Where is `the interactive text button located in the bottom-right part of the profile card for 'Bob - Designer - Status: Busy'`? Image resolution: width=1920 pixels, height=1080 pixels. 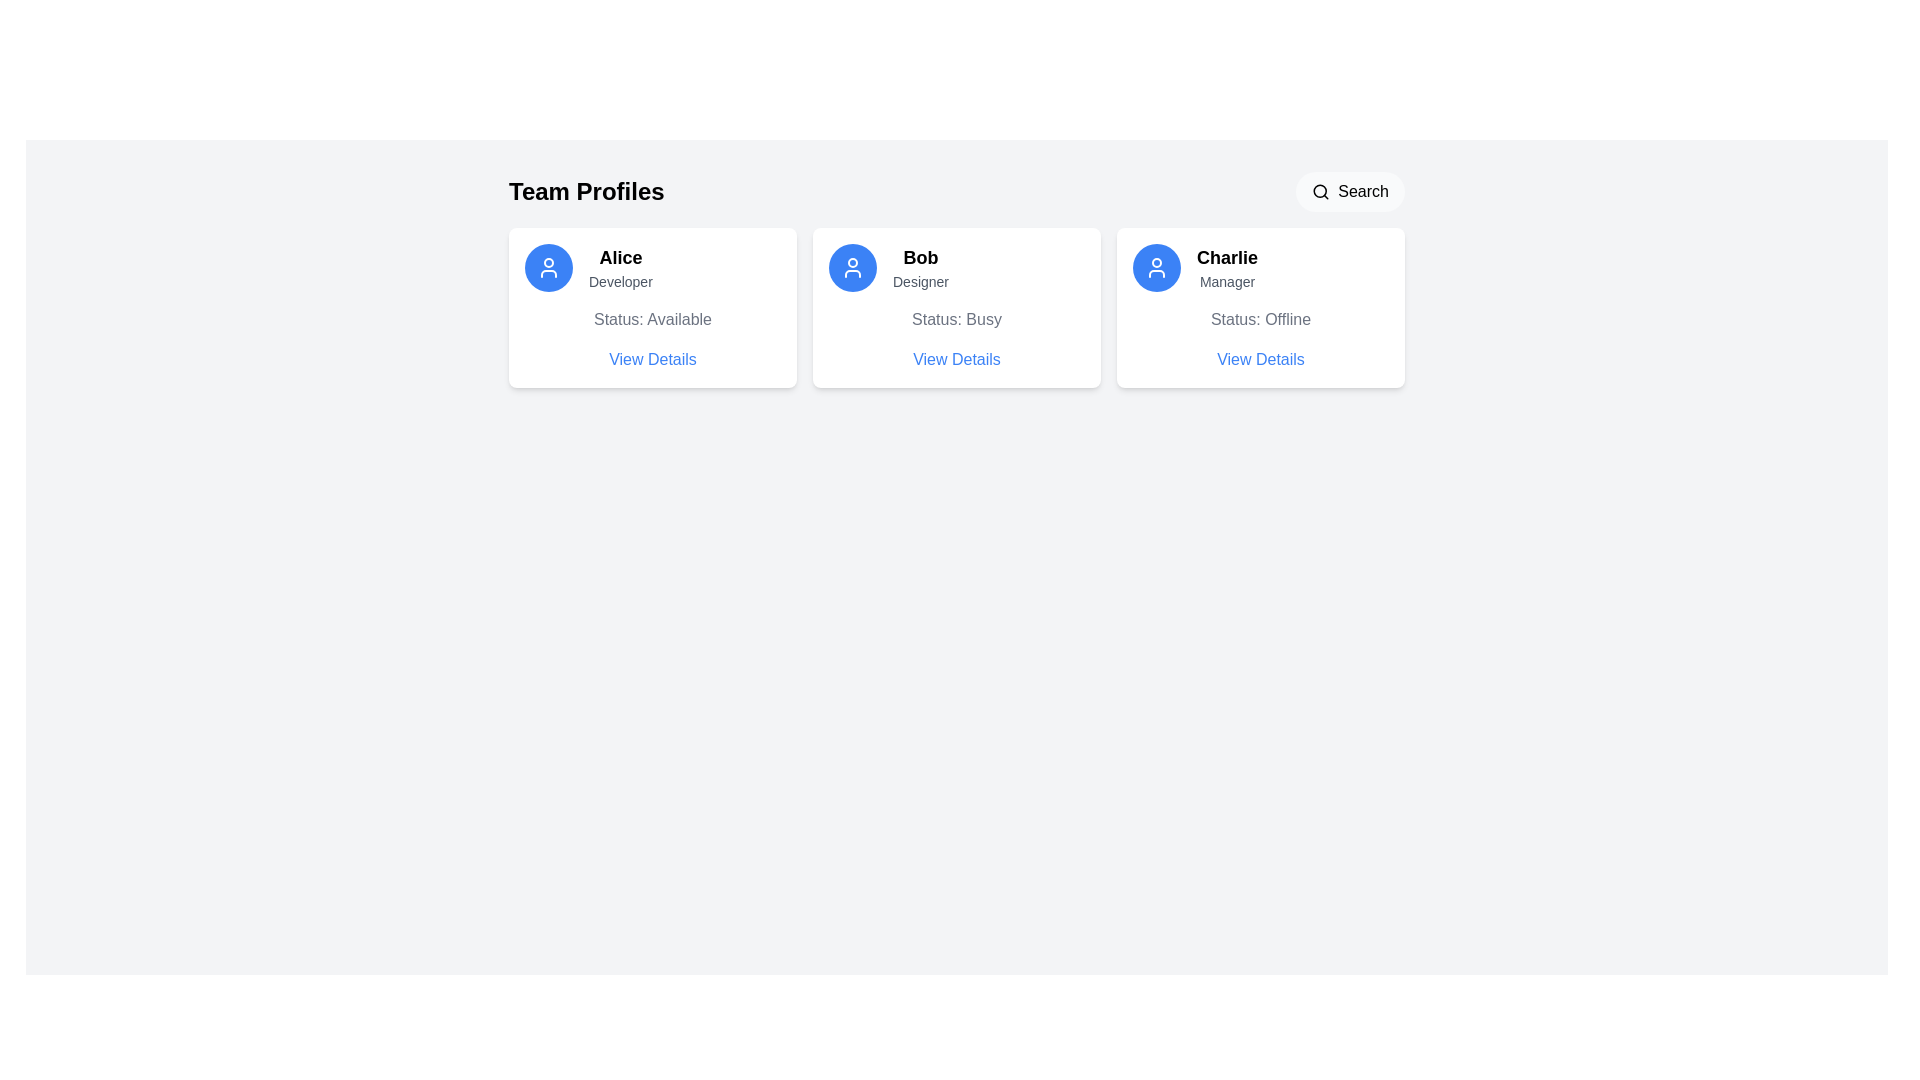 the interactive text button located in the bottom-right part of the profile card for 'Bob - Designer - Status: Busy' is located at coordinates (955, 358).